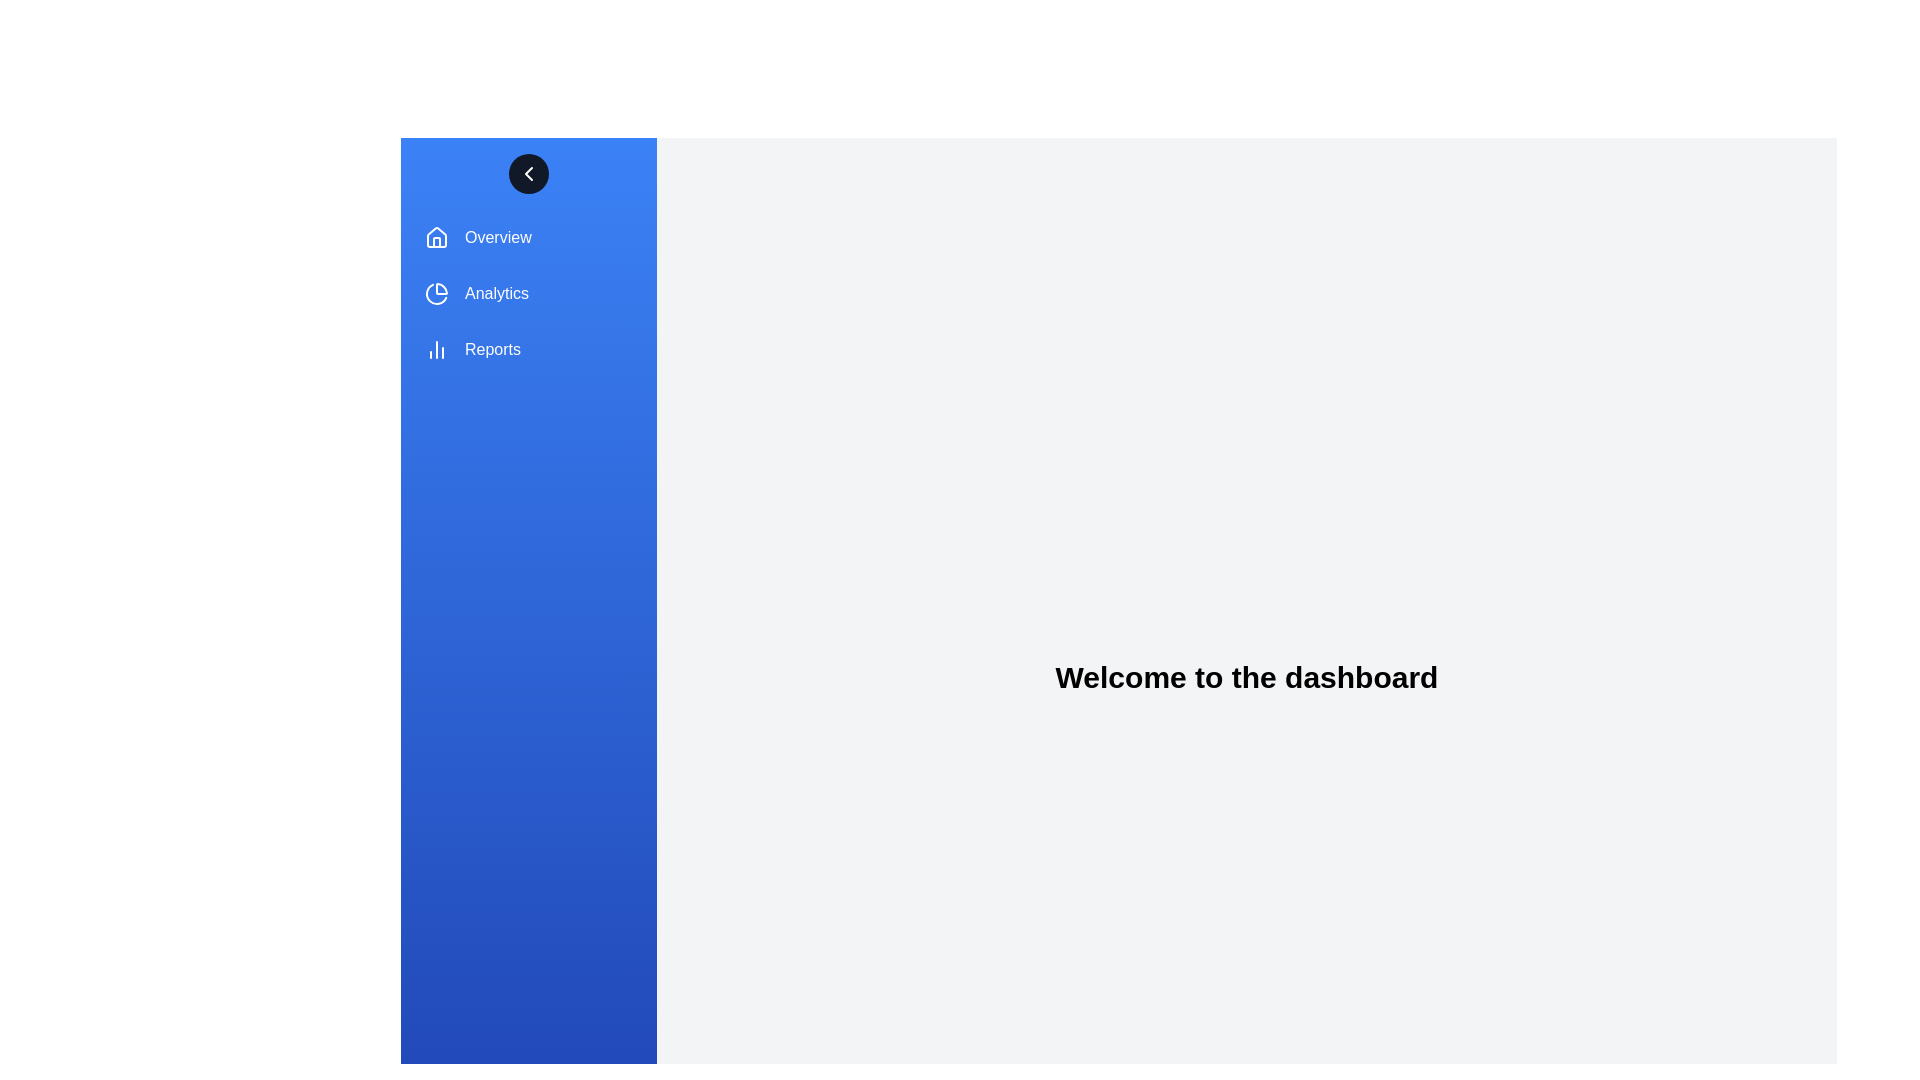 The image size is (1920, 1080). Describe the element at coordinates (528, 349) in the screenshot. I see `the sidebar menu item labeled Reports` at that location.